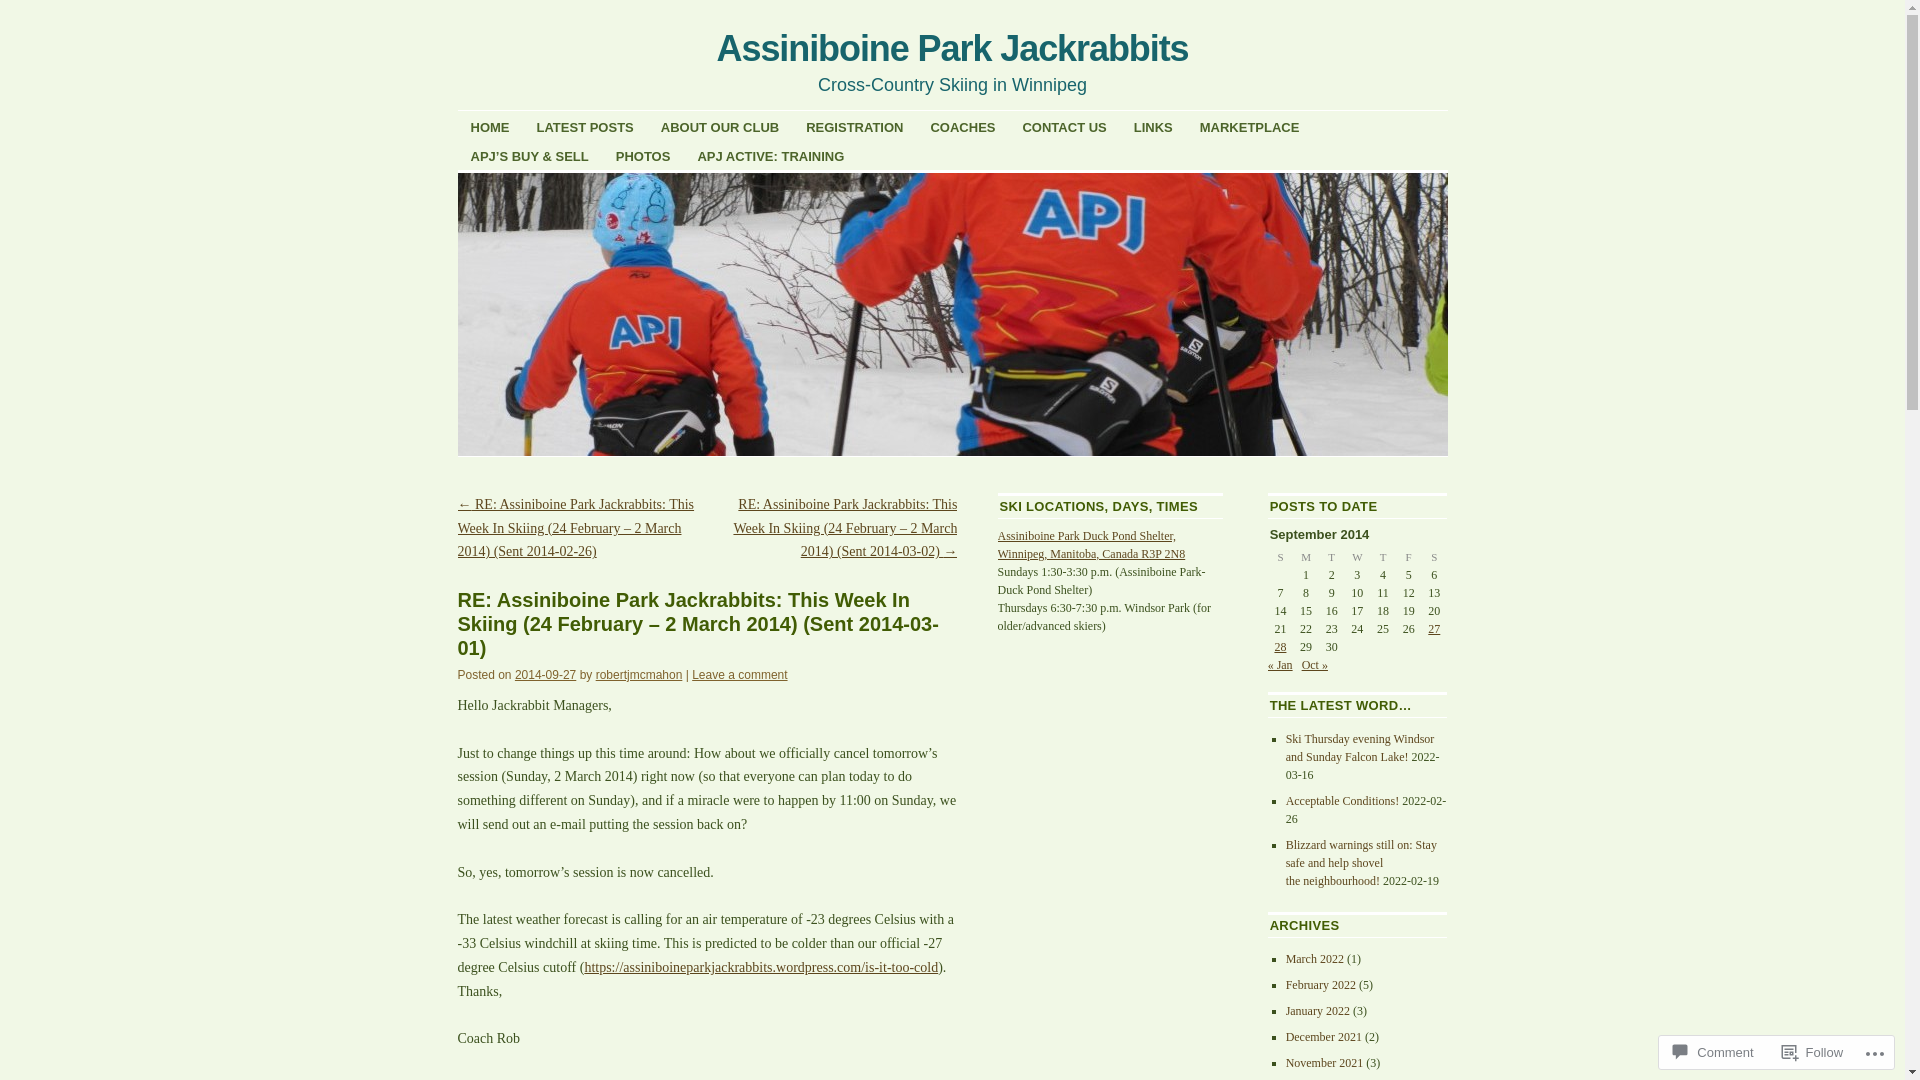 The width and height of the screenshot is (1920, 1080). I want to click on 'REGISTRATION', so click(854, 126).